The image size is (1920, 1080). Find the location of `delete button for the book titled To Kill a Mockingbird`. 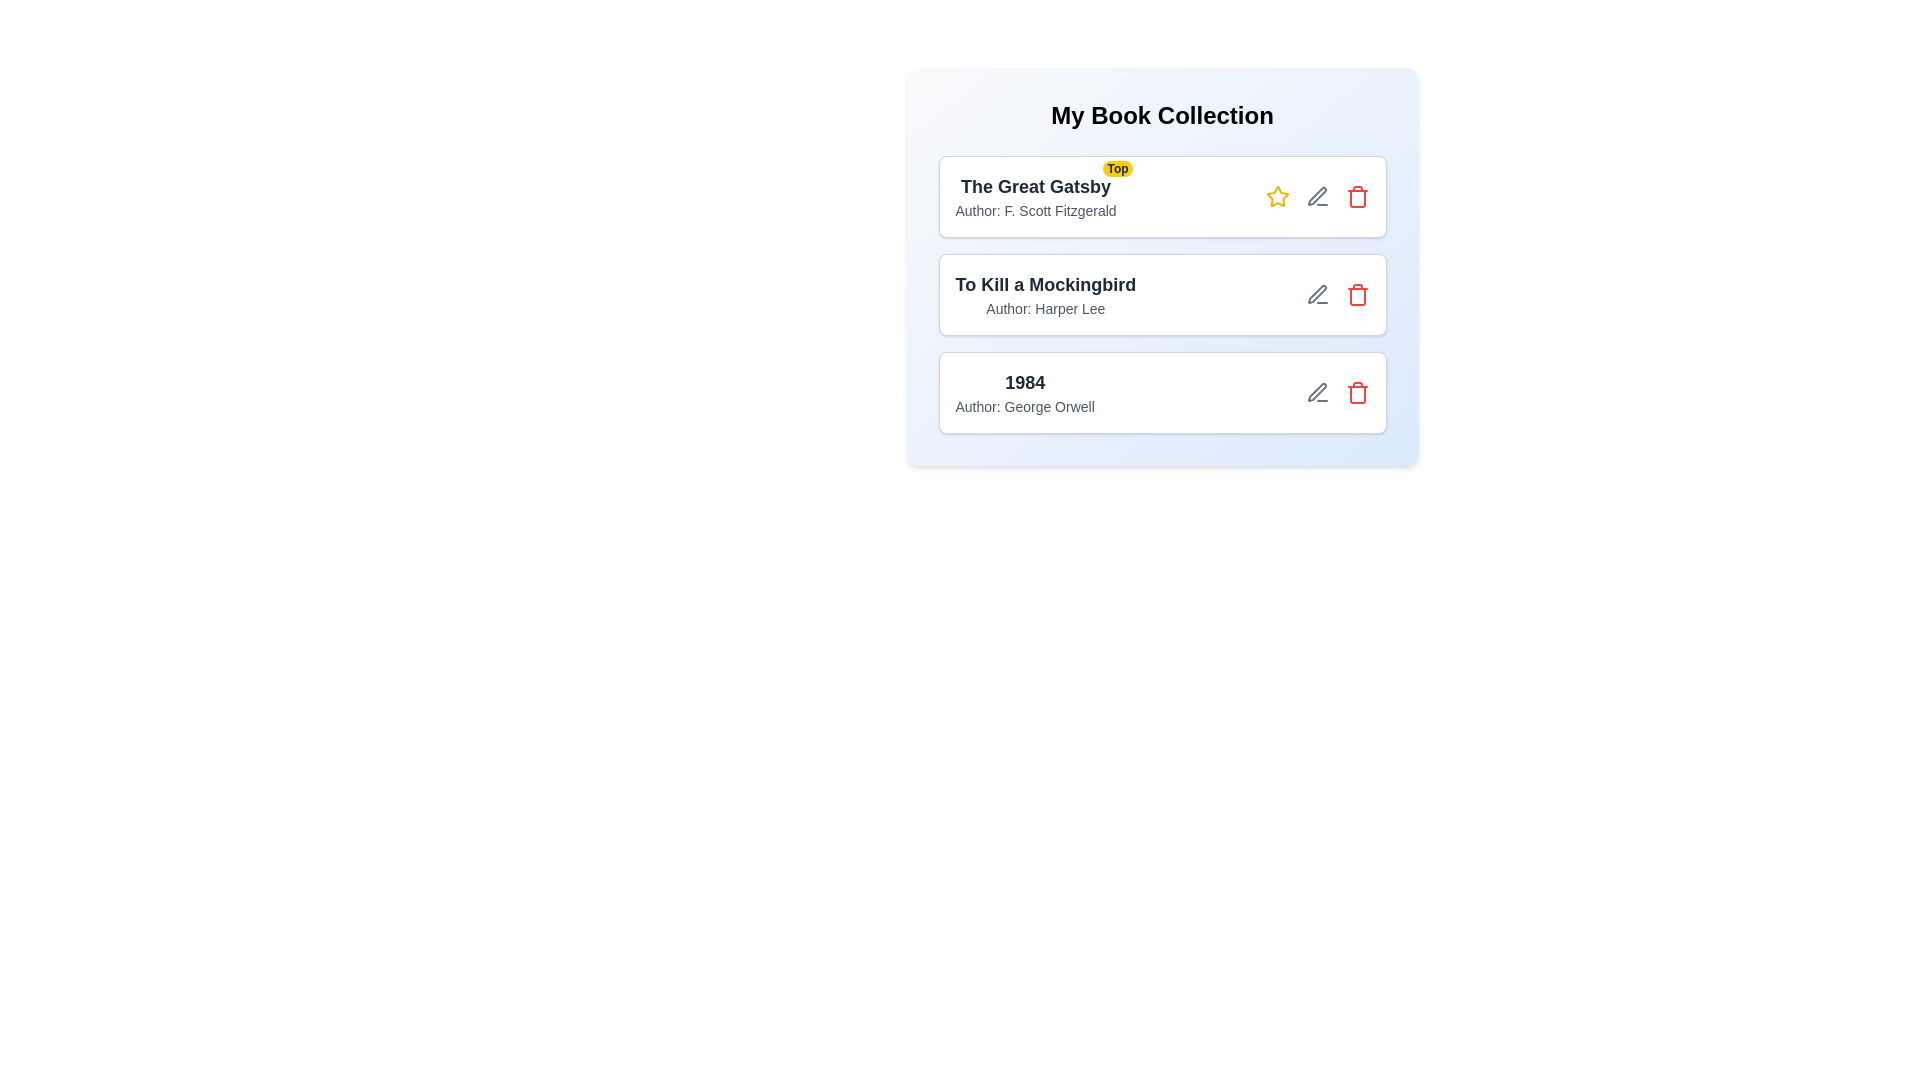

delete button for the book titled To Kill a Mockingbird is located at coordinates (1357, 294).